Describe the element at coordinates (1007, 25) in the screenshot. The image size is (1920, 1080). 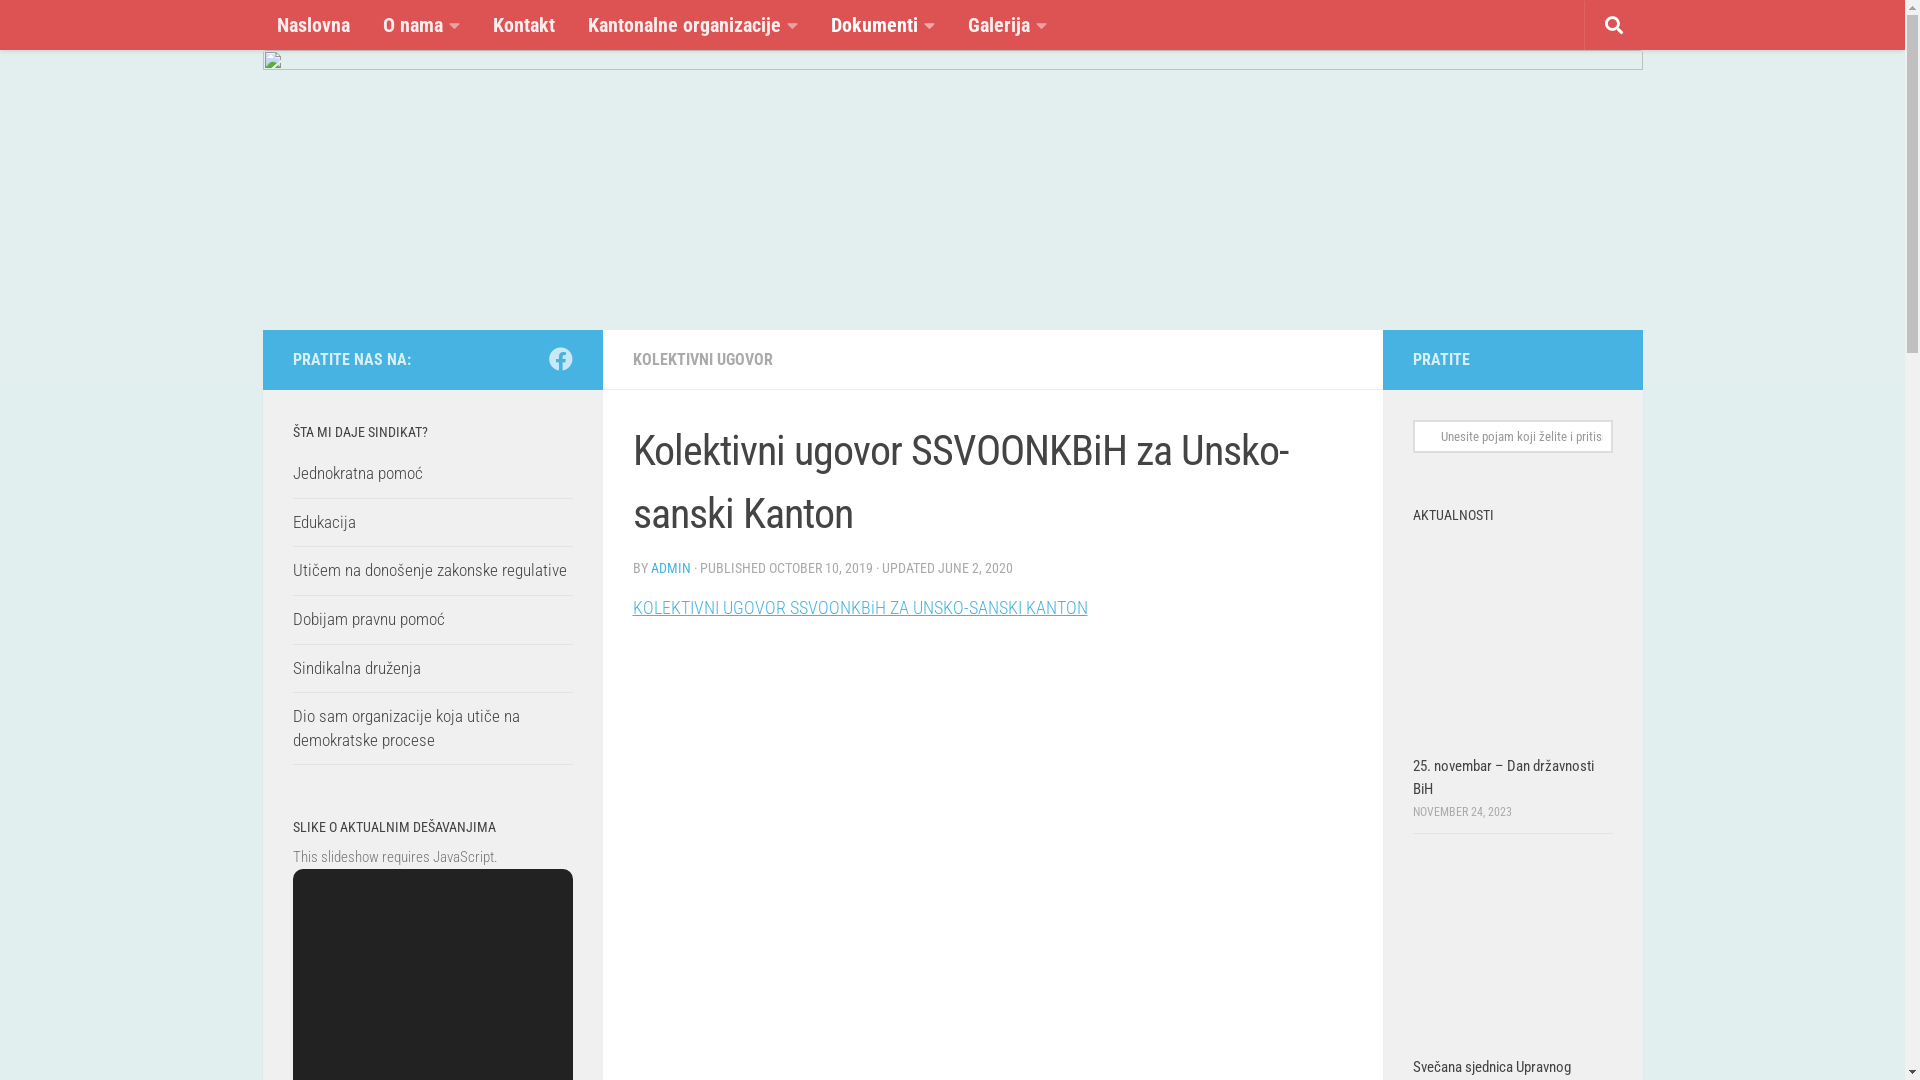
I see `'Galerija'` at that location.